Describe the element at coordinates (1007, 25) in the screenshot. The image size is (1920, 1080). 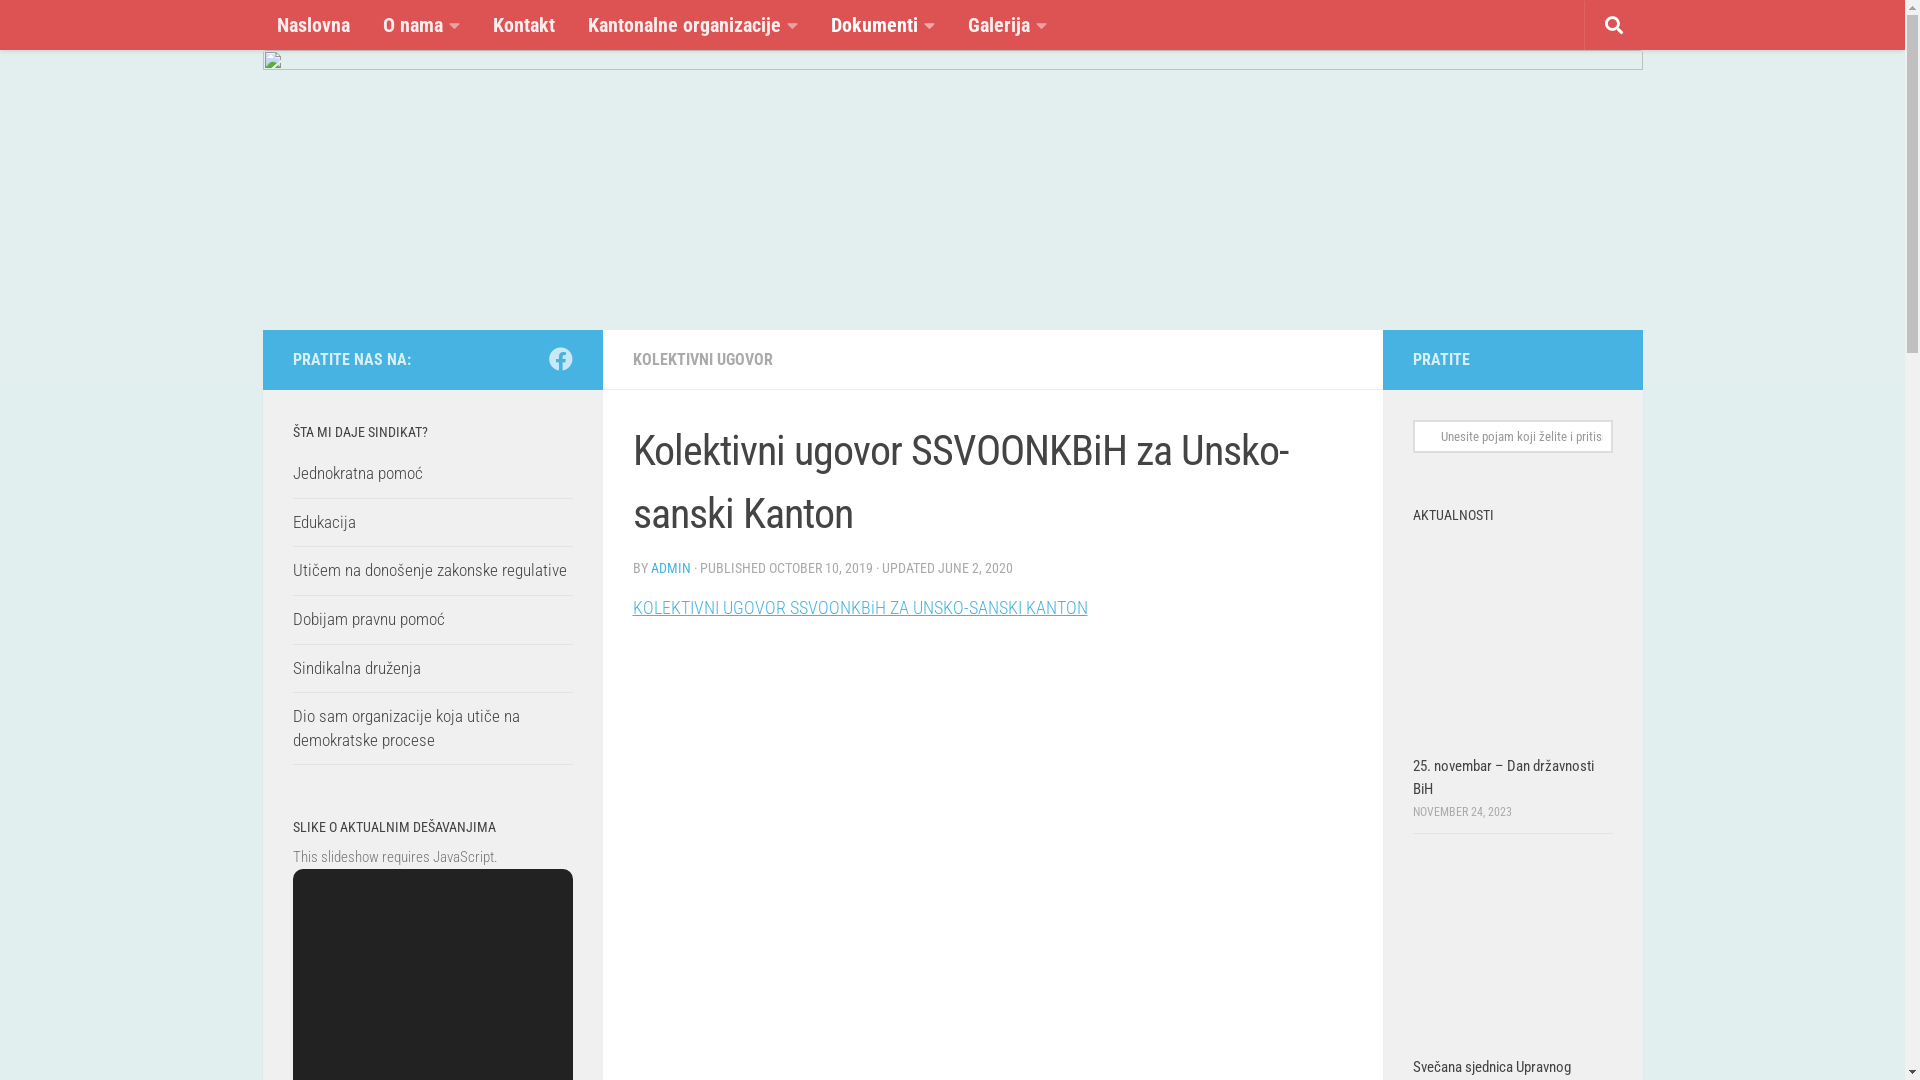
I see `'Galerija'` at that location.